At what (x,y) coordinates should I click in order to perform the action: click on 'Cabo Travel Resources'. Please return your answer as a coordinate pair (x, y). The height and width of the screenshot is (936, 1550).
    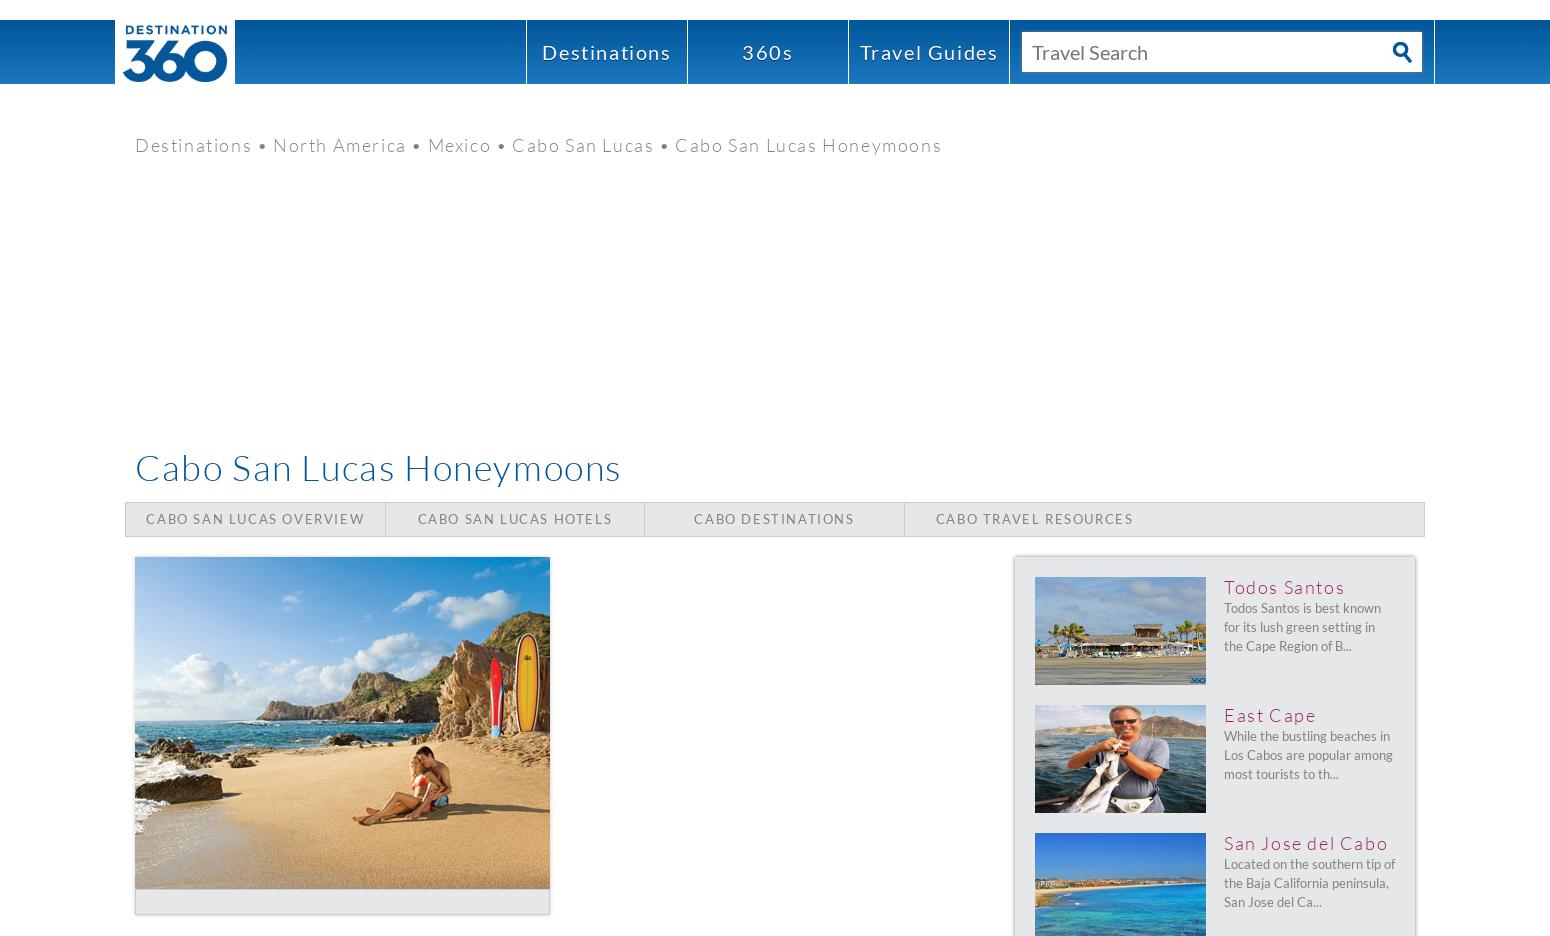
    Looking at the image, I should click on (1034, 519).